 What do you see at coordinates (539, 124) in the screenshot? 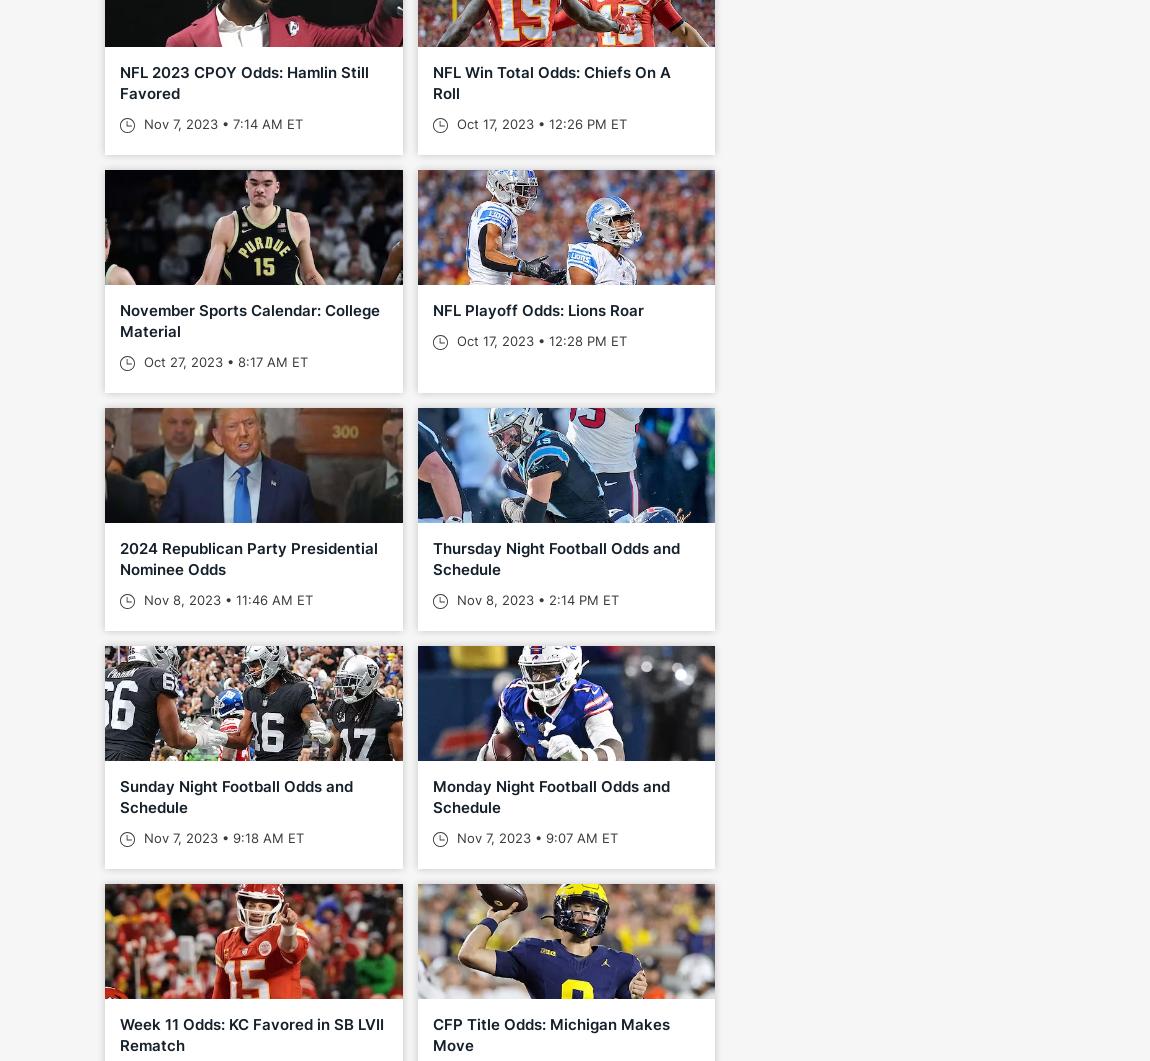
I see `'Oct 17, 2023 • 12:26 PM ET'` at bounding box center [539, 124].